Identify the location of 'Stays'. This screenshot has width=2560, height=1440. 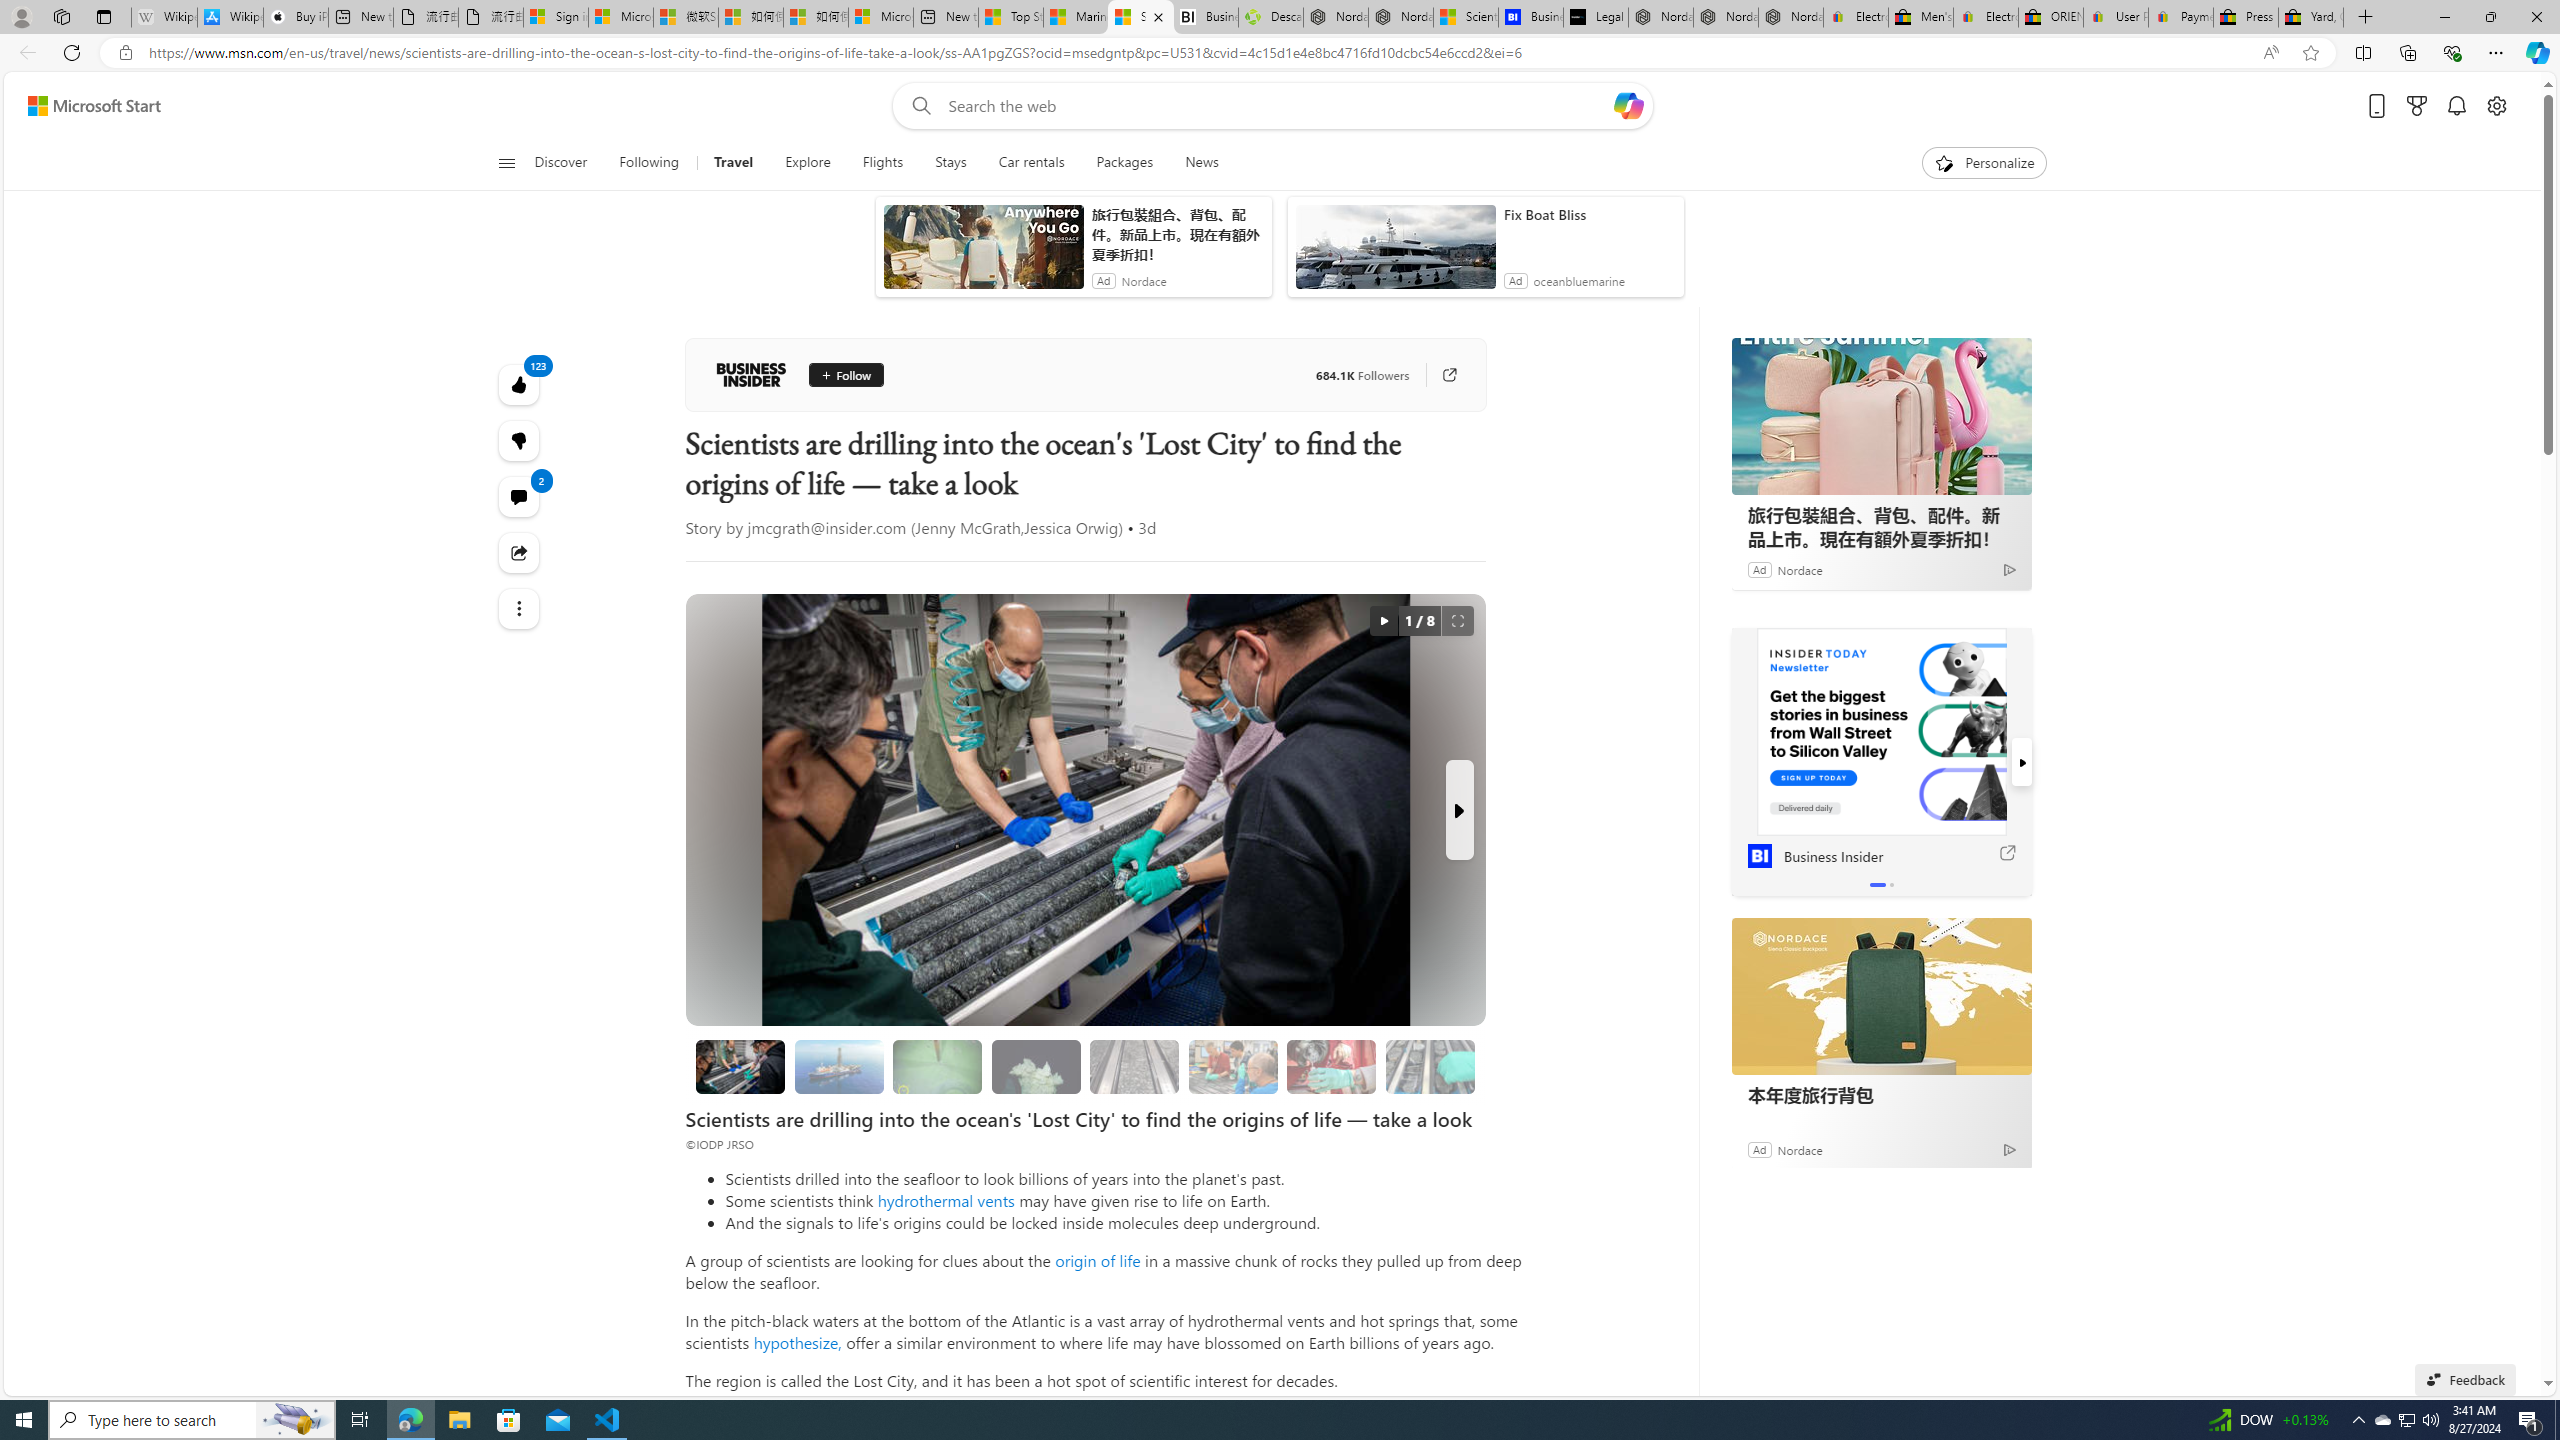
(950, 162).